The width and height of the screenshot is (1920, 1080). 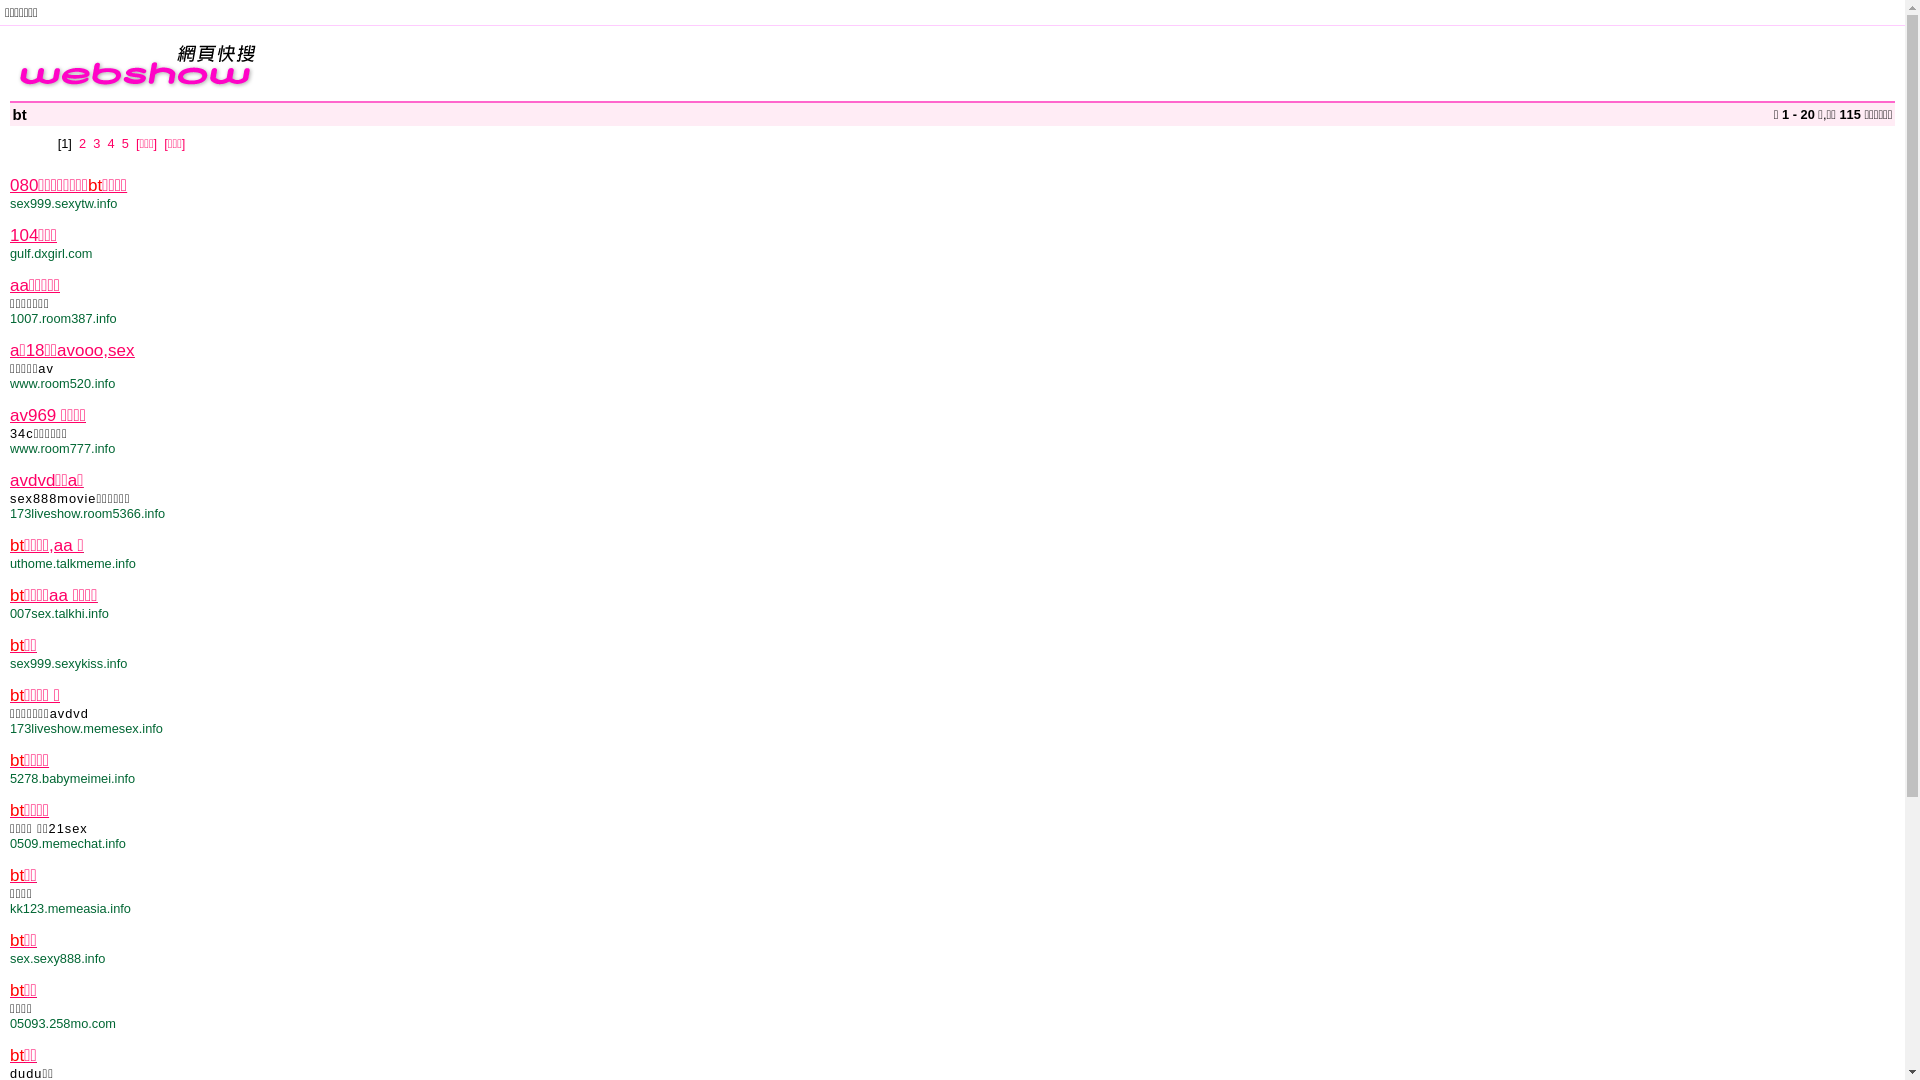 What do you see at coordinates (120, 142) in the screenshot?
I see `'5'` at bounding box center [120, 142].